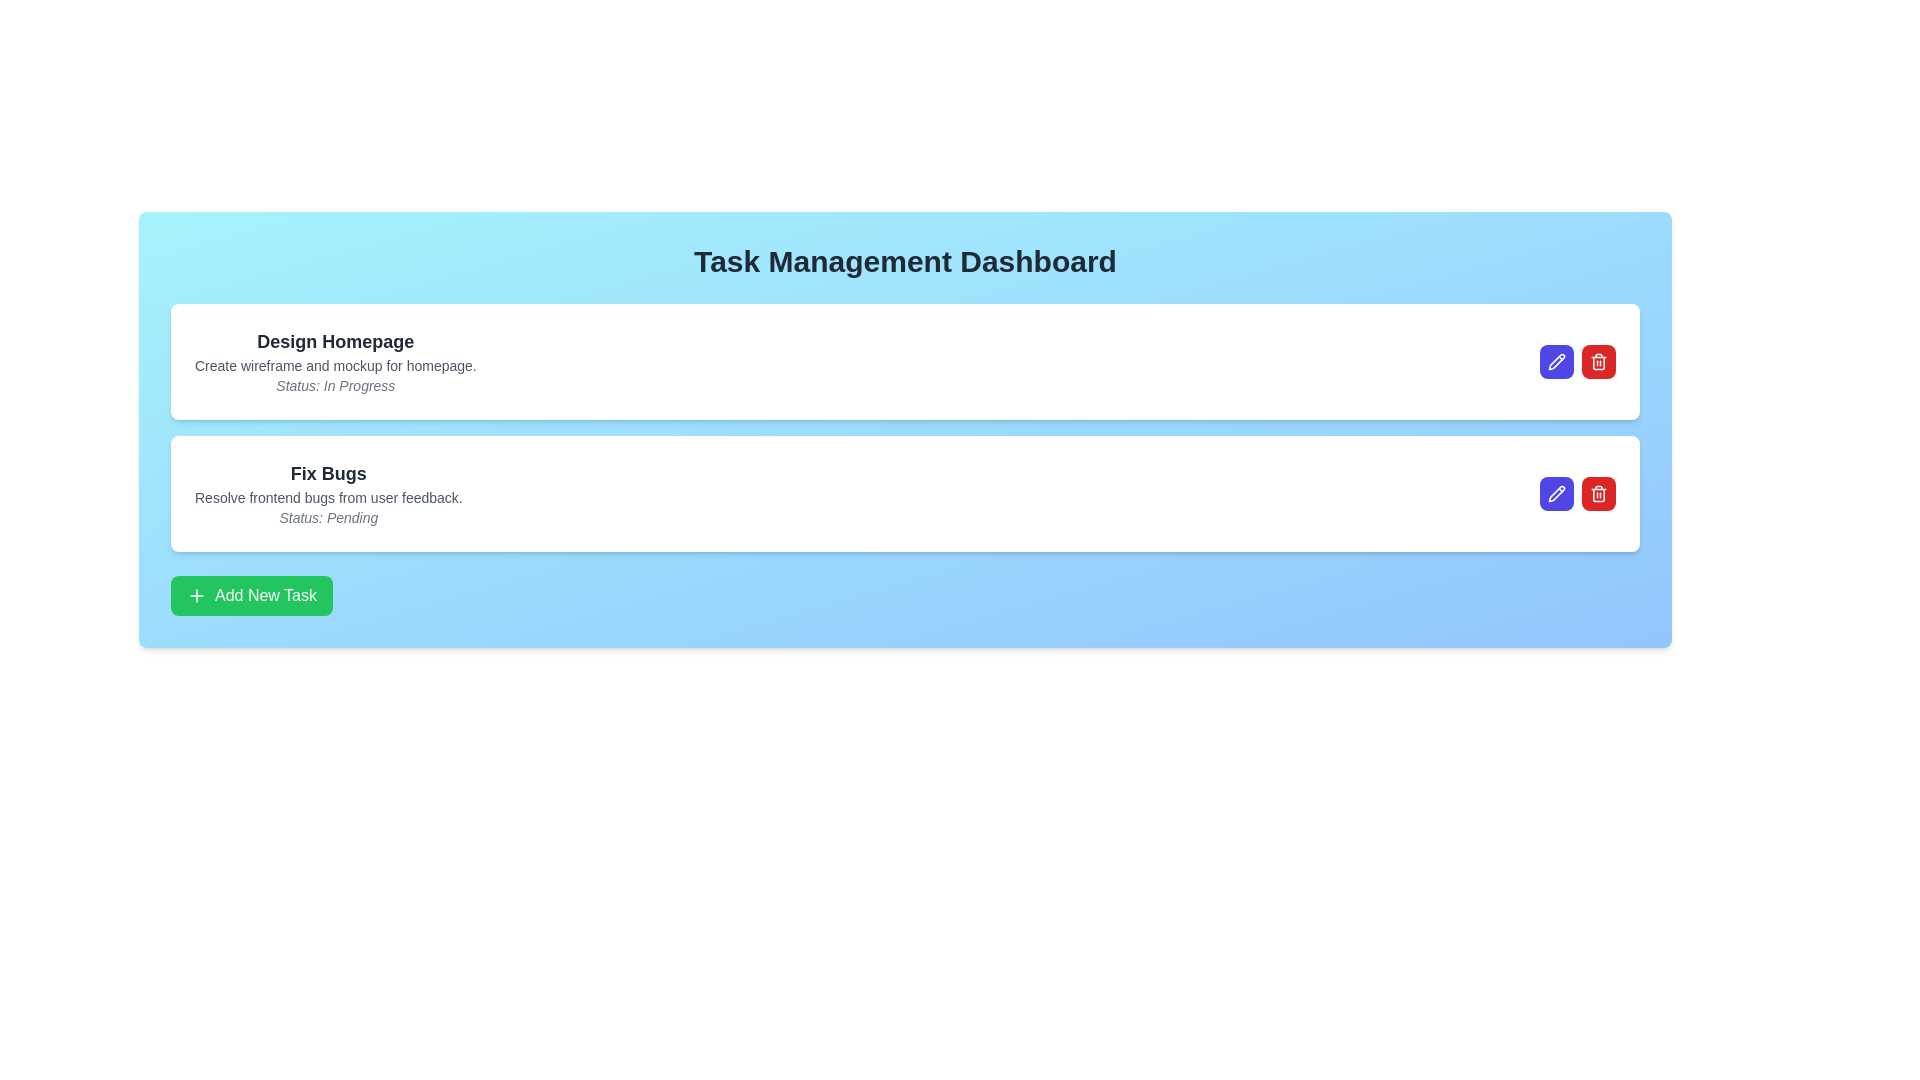 This screenshot has width=1920, height=1080. I want to click on the delete button located to the right of the blue edit button in the top-right corner of the task card, so click(1597, 493).